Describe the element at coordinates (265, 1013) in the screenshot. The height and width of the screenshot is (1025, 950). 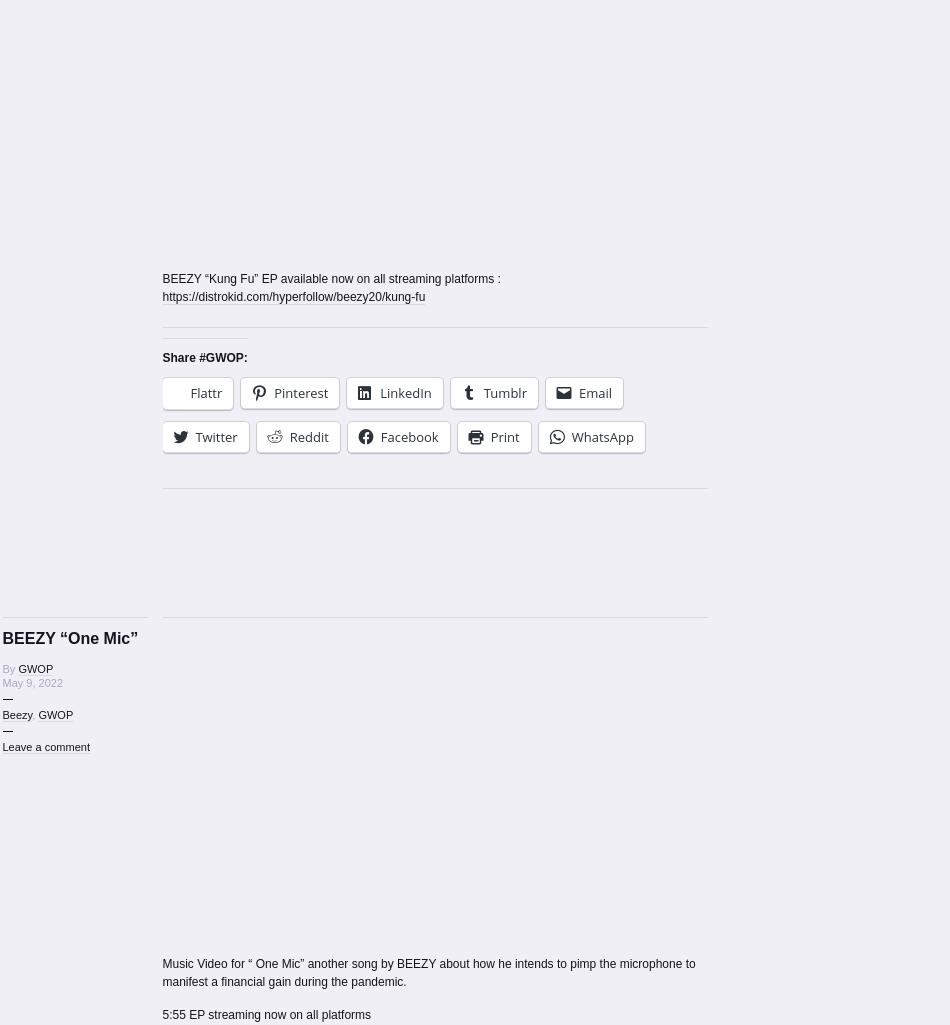
I see `'5:55 EP streaming now on all platforms'` at that location.